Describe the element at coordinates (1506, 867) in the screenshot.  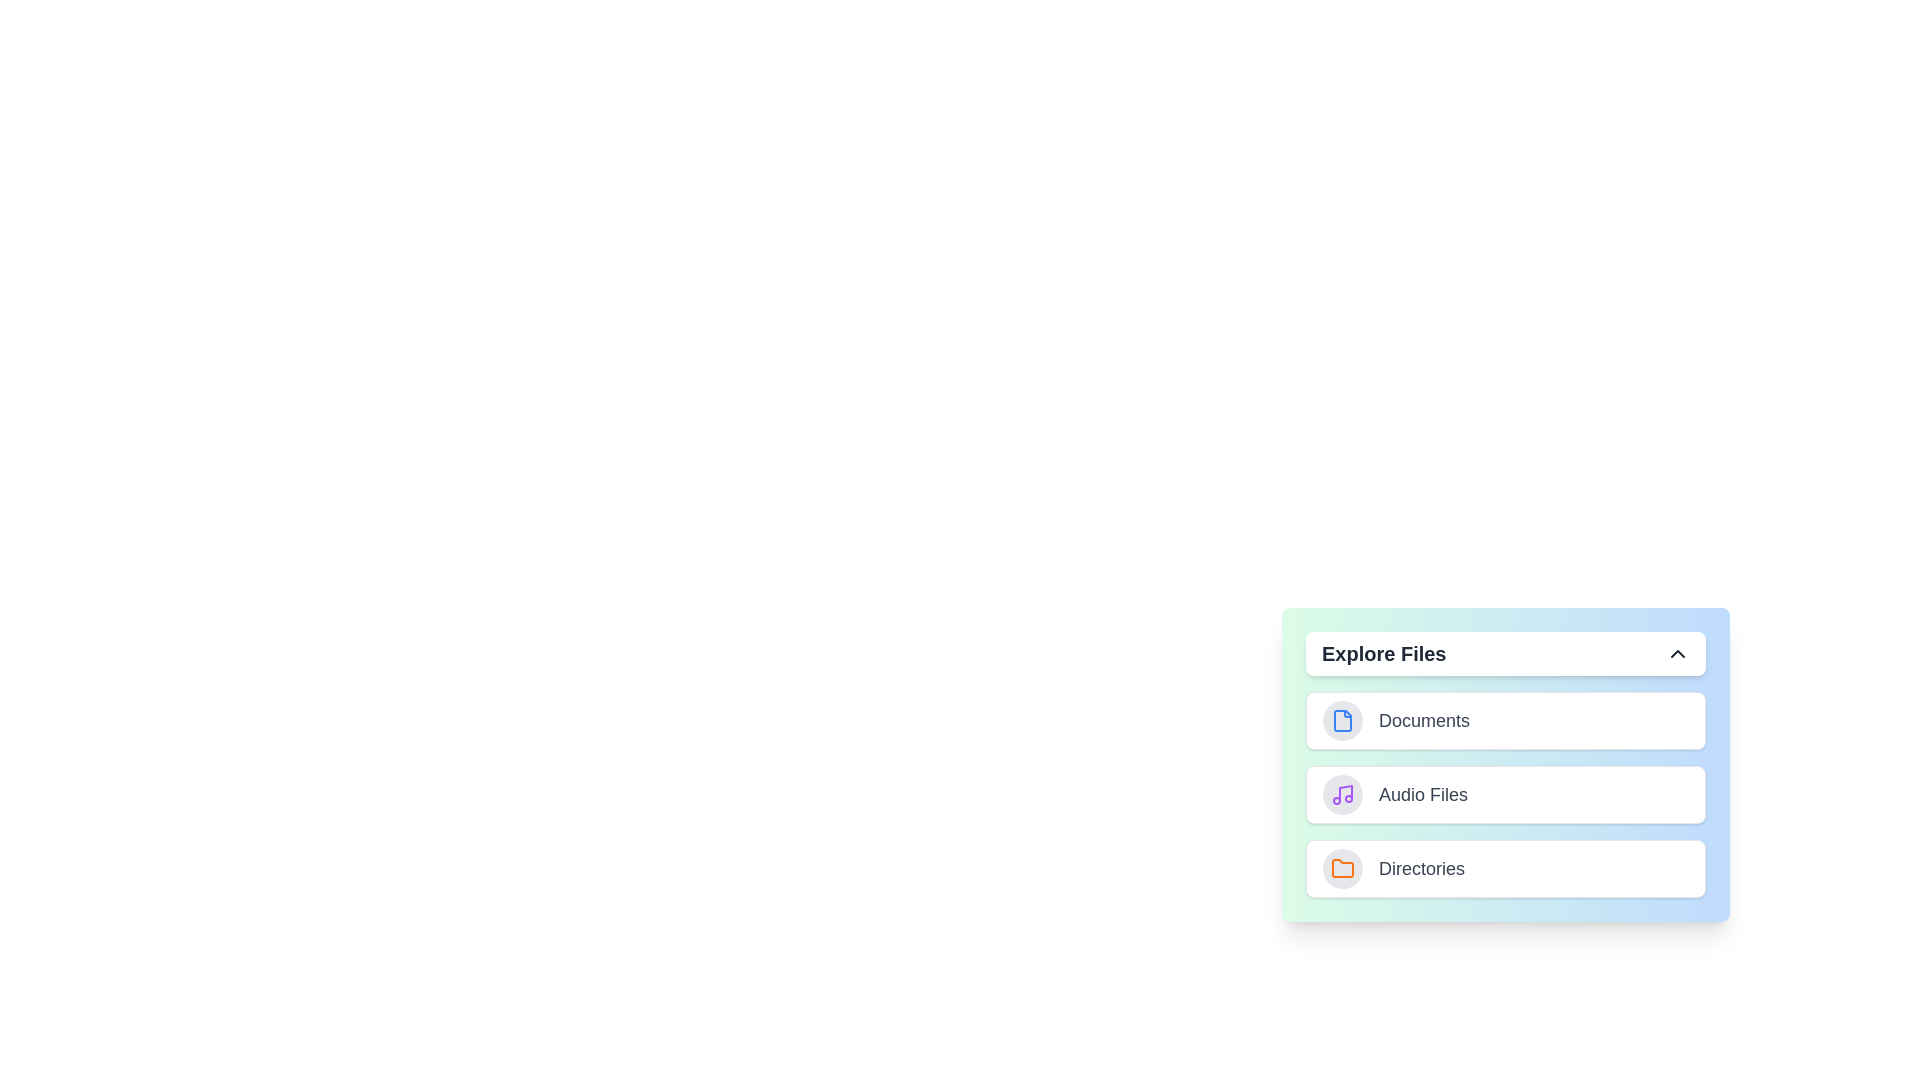
I see `the 'Directories' category to select it` at that location.